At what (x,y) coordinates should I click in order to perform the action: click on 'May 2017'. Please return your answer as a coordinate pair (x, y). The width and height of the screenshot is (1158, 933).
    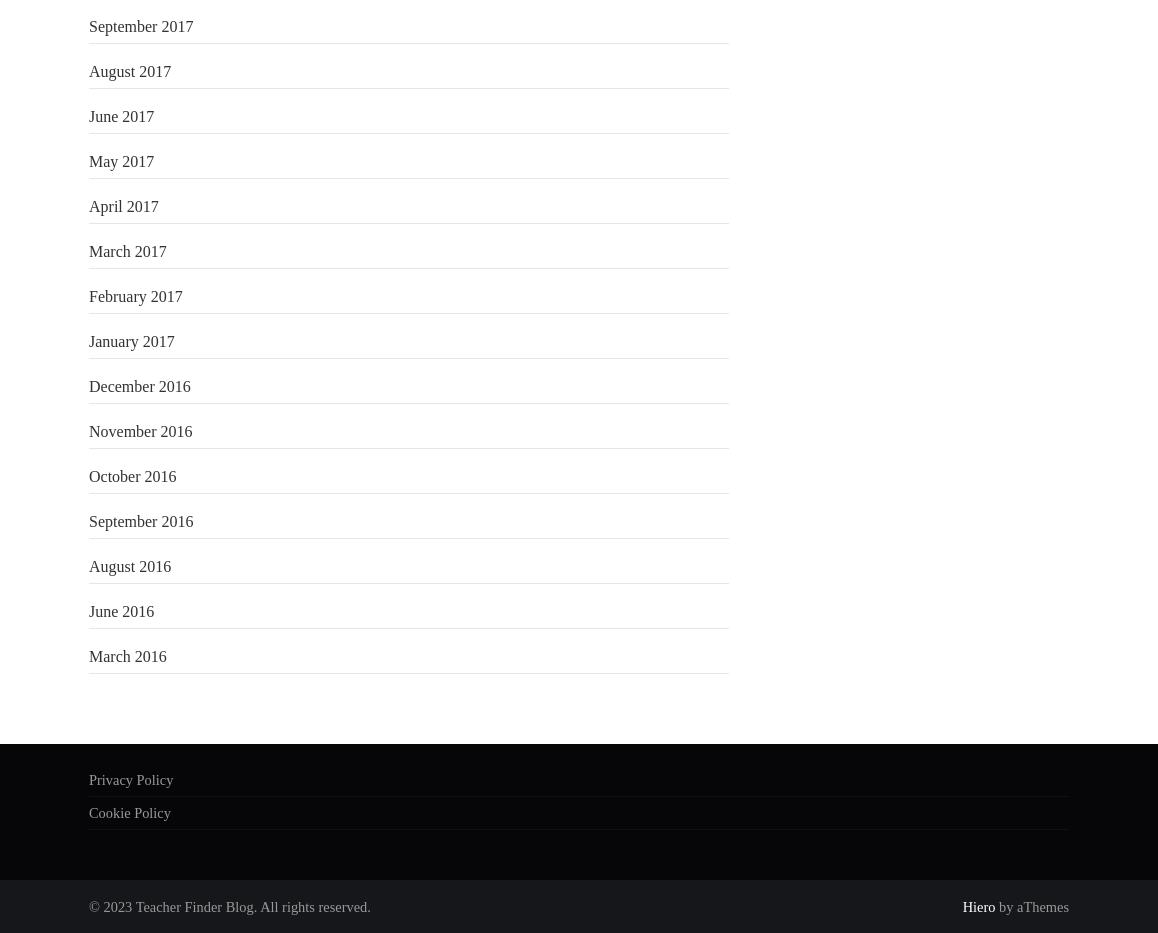
    Looking at the image, I should click on (120, 160).